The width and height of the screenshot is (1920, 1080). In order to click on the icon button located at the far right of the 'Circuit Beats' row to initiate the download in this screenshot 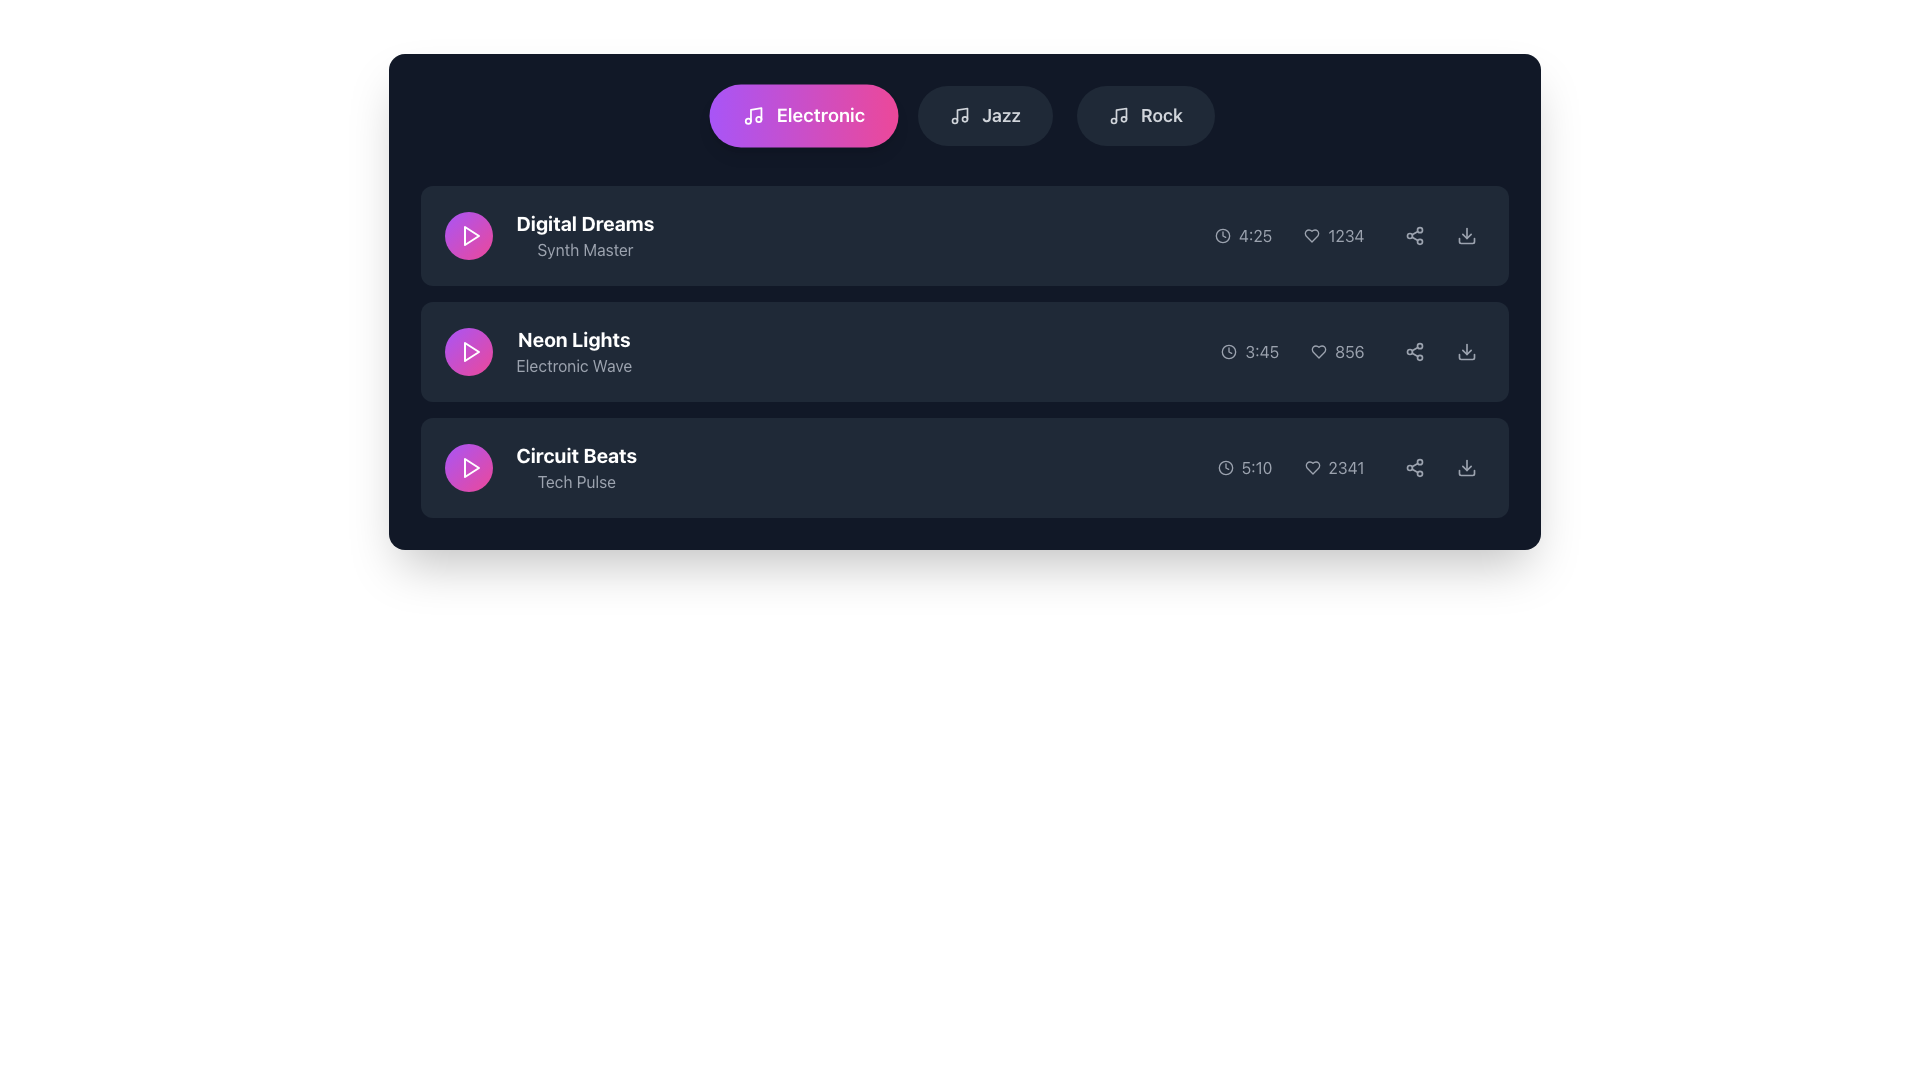, I will do `click(1466, 467)`.